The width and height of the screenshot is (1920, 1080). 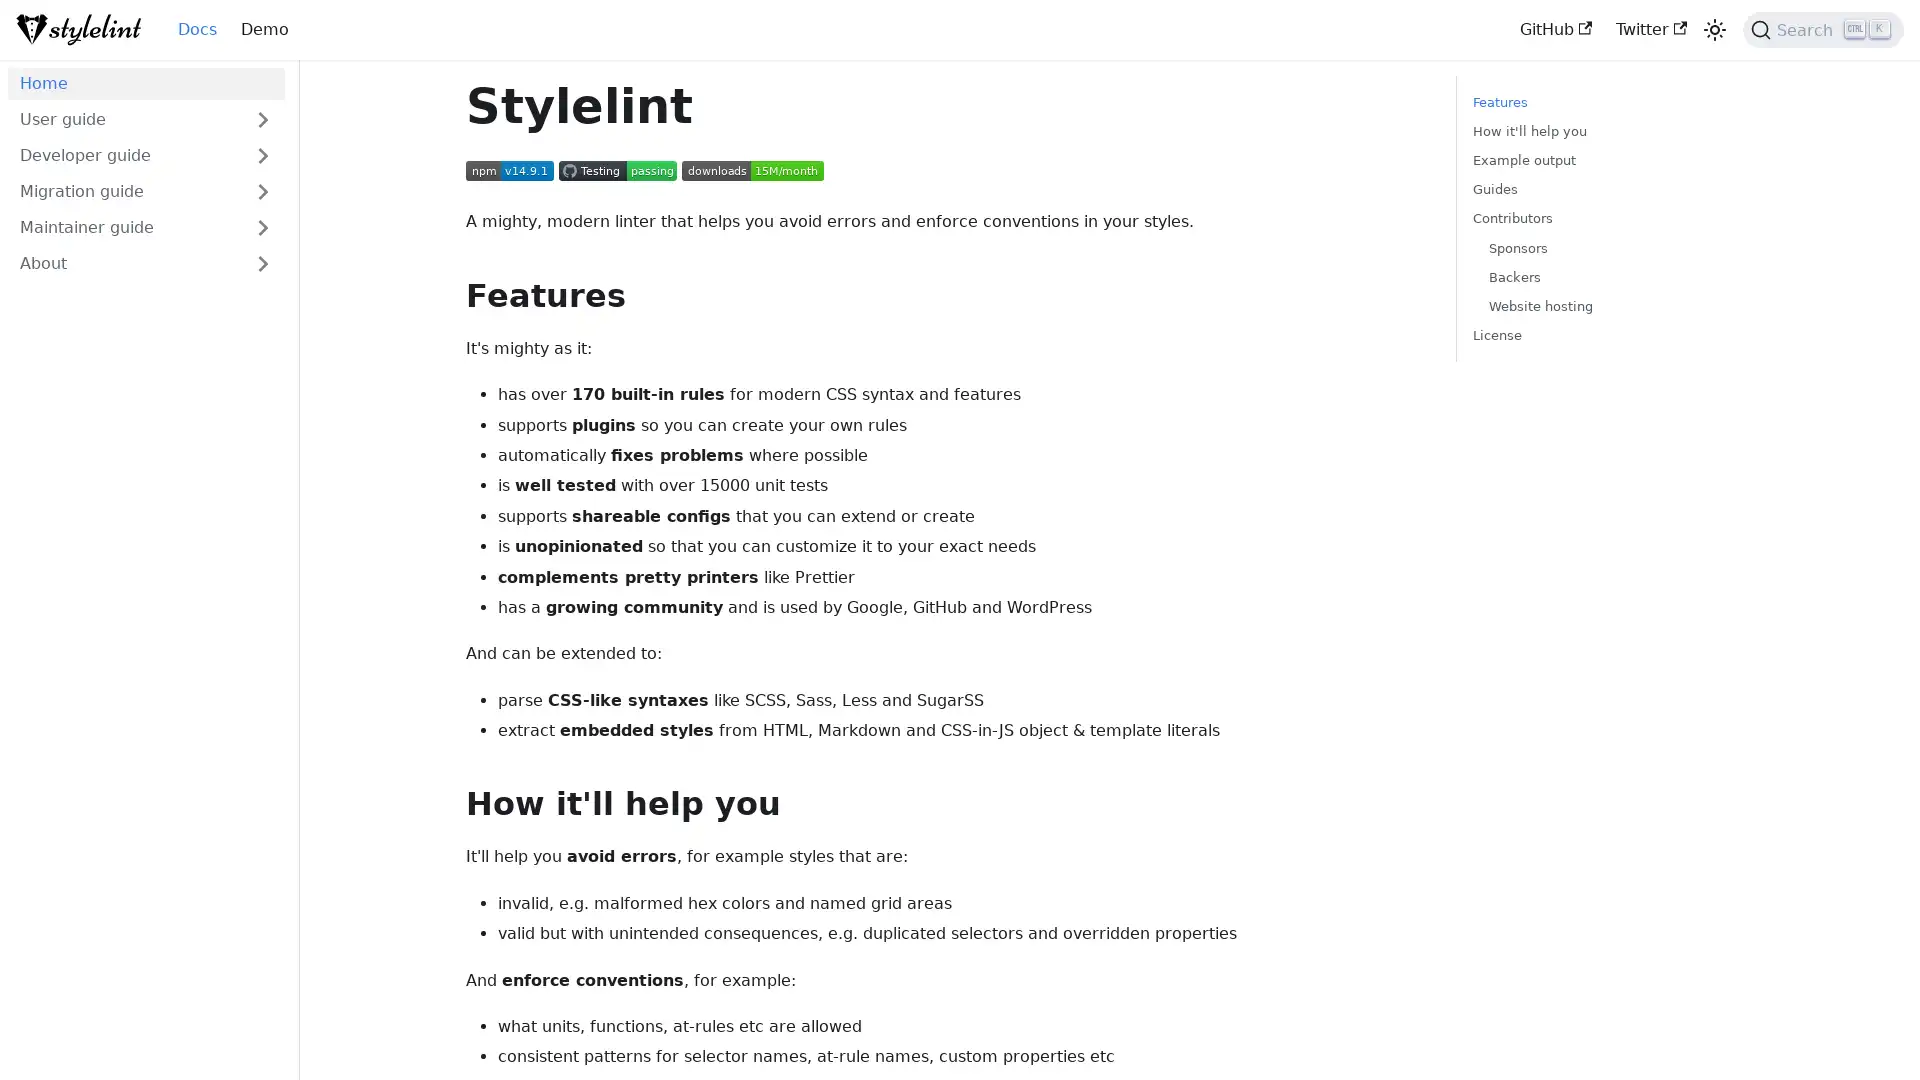 I want to click on Search, so click(x=1823, y=30).